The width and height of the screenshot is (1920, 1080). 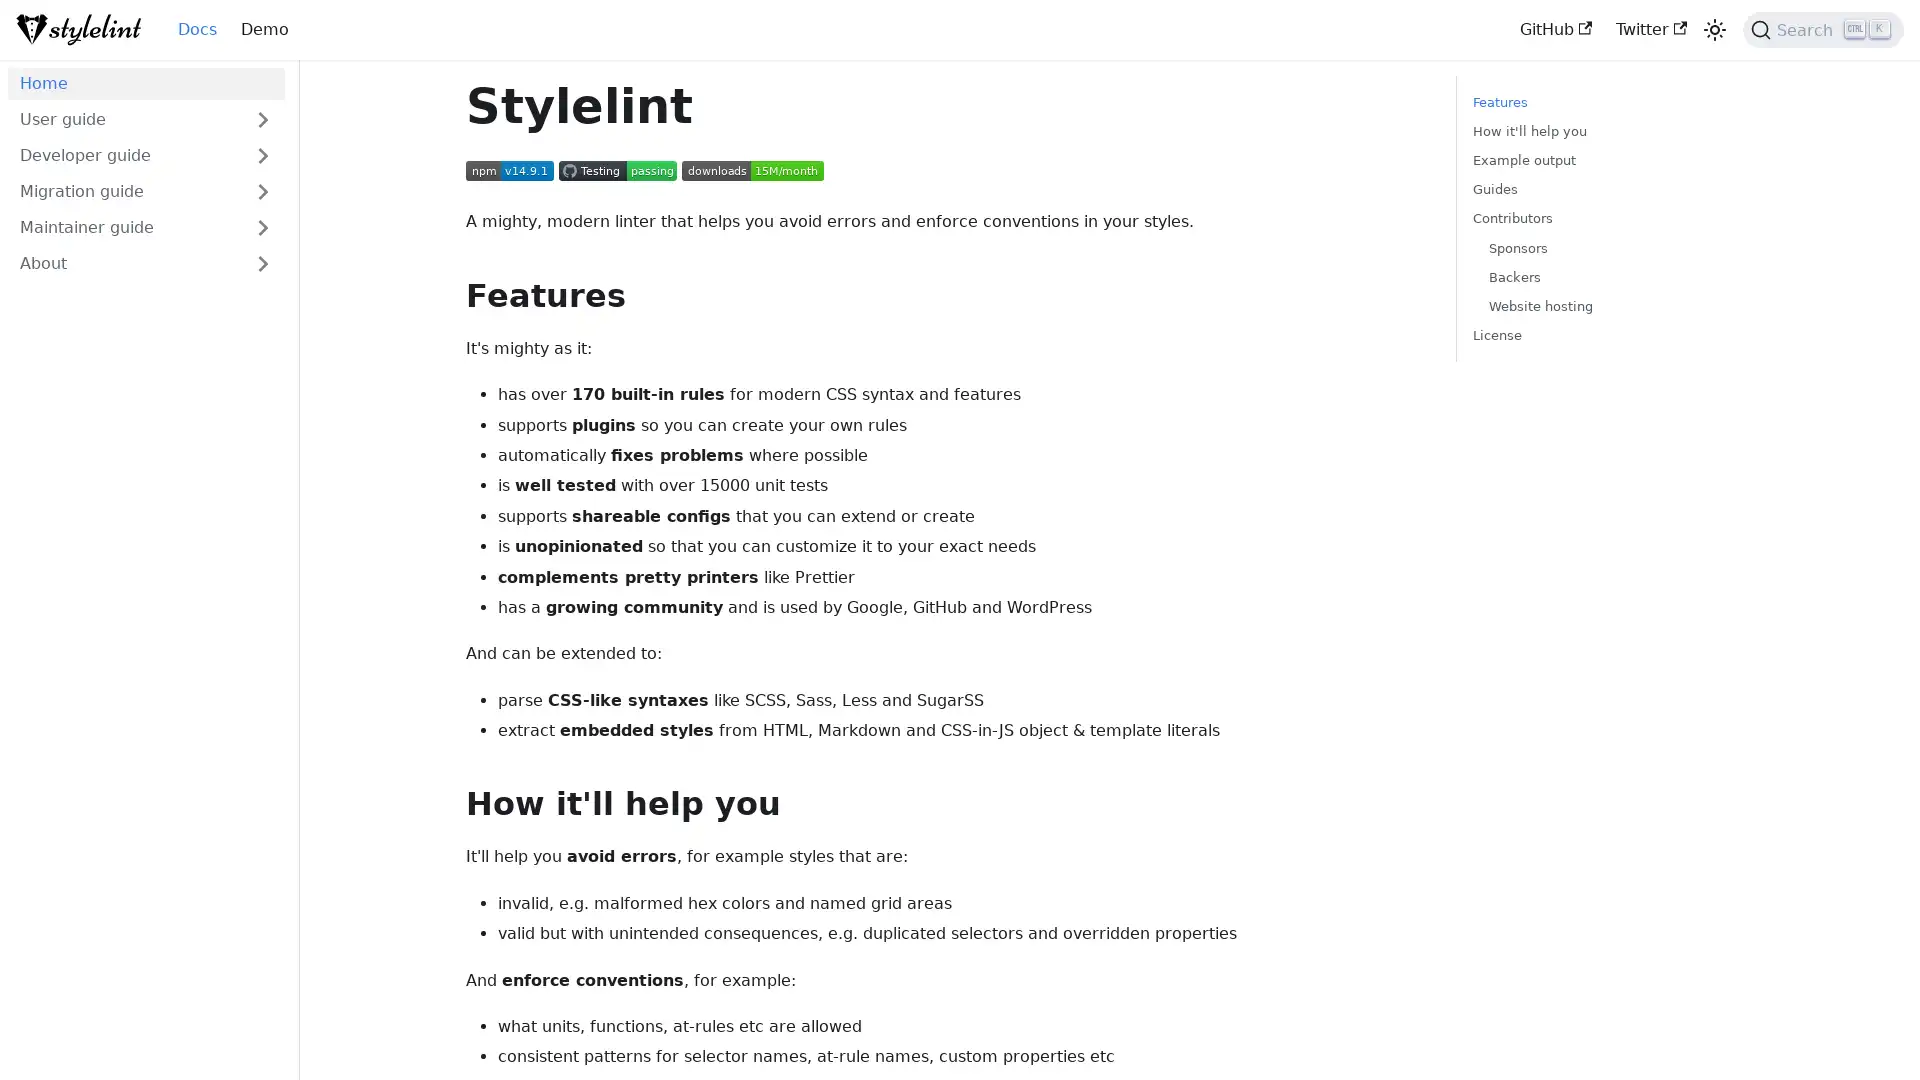 I want to click on Search, so click(x=1823, y=30).